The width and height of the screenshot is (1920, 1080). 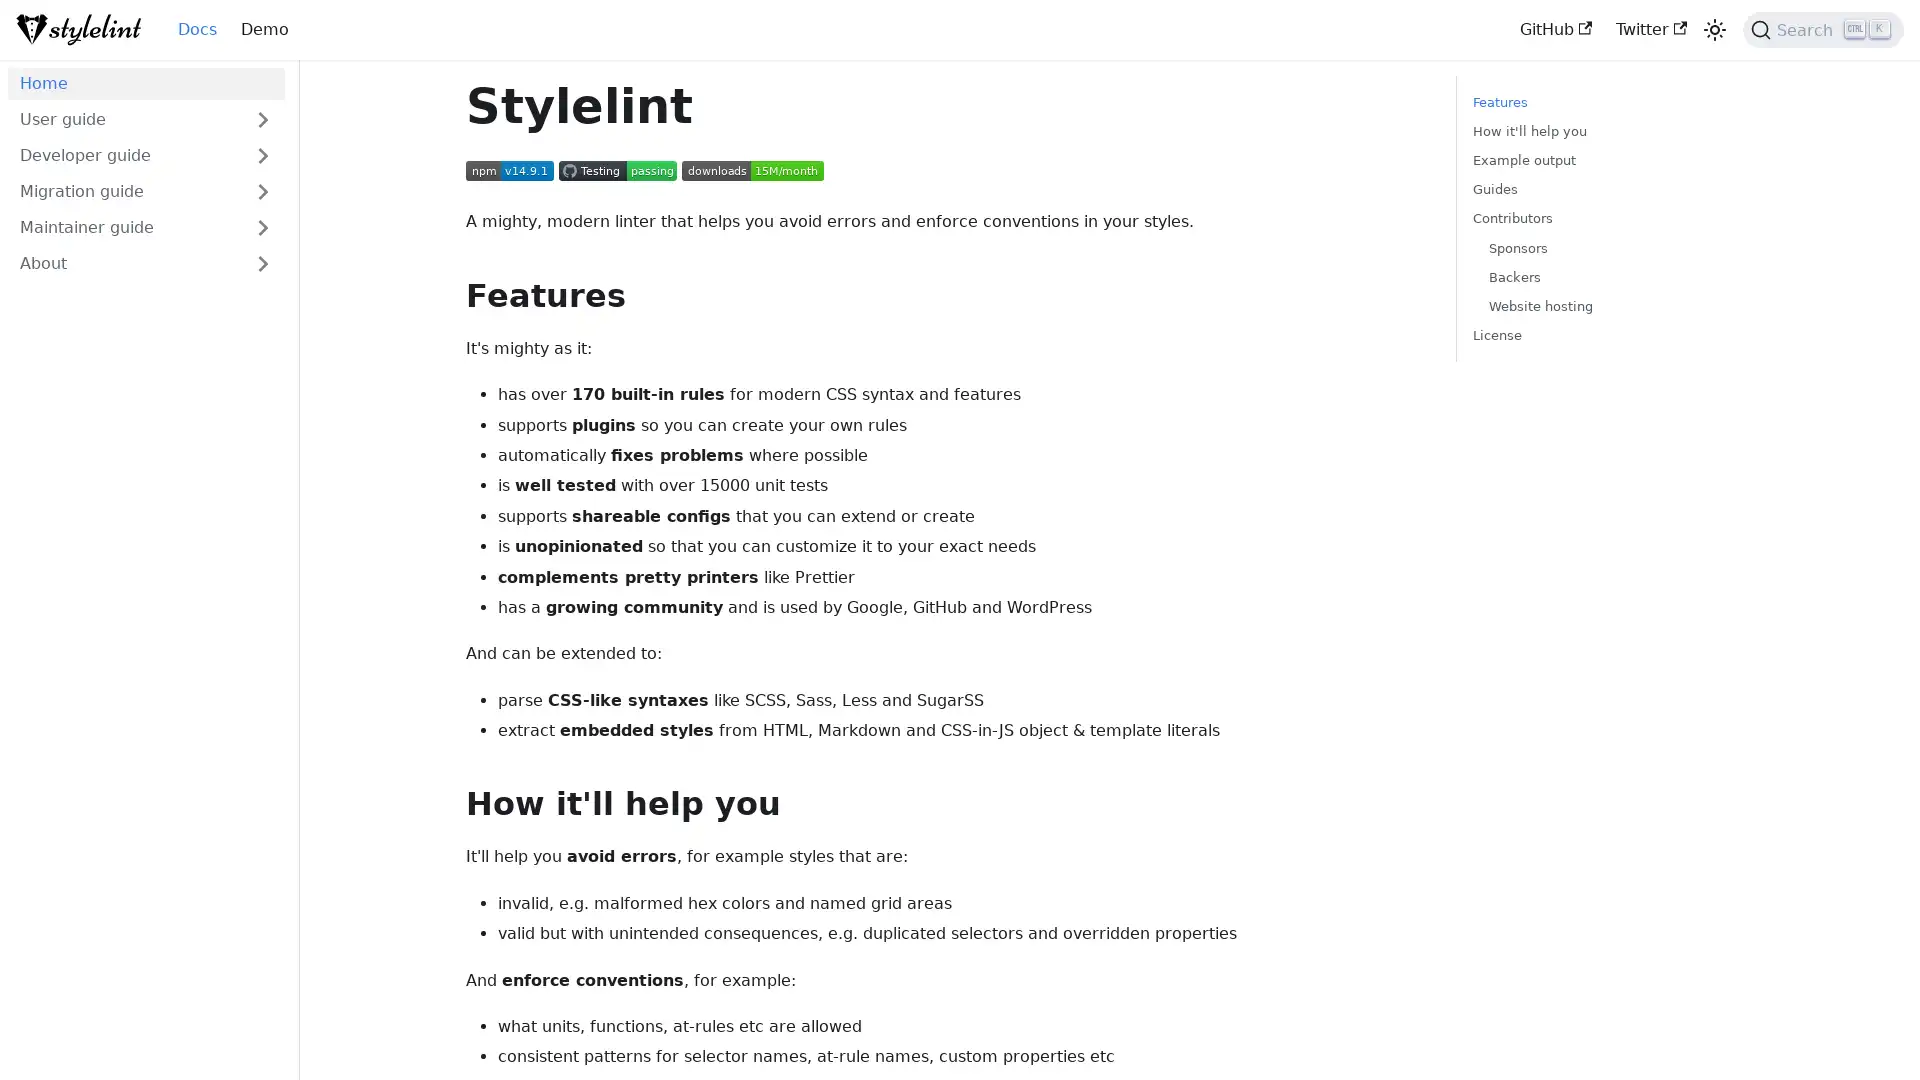 I want to click on Search, so click(x=1823, y=30).